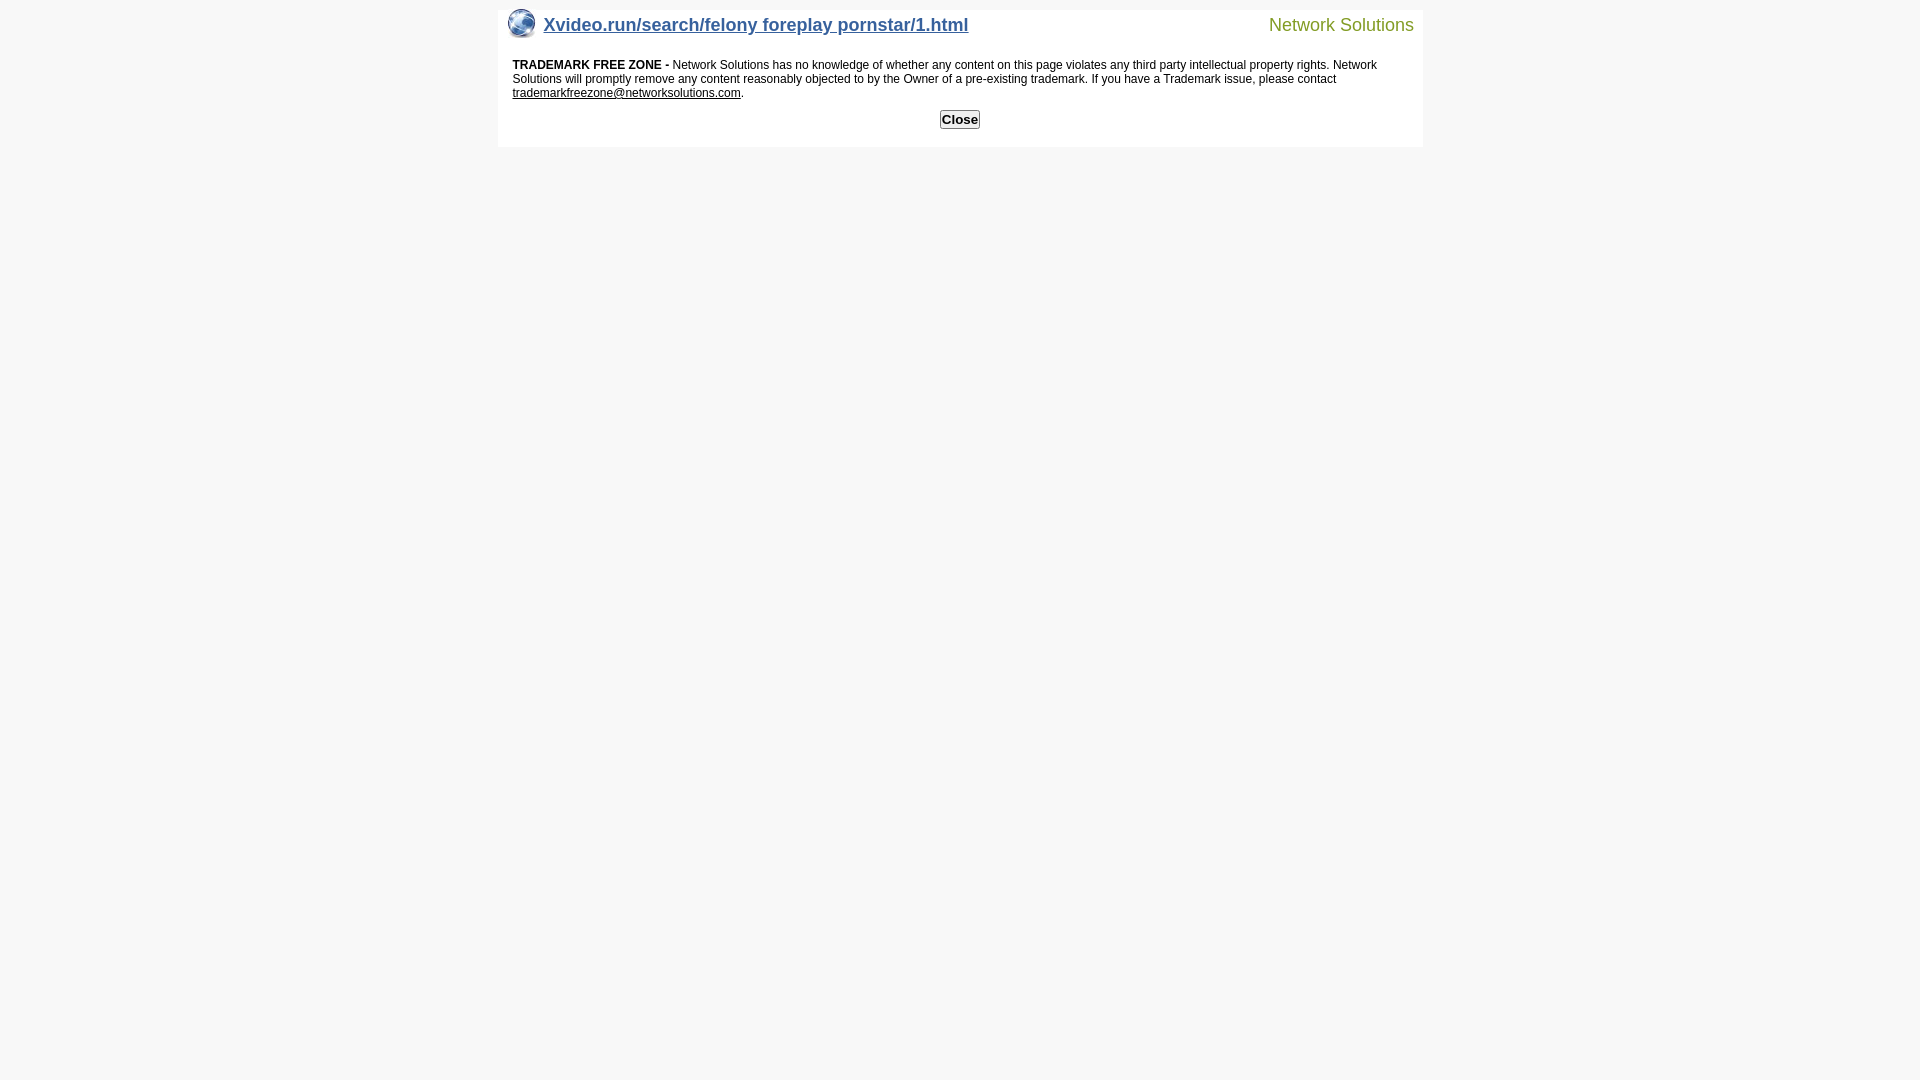 This screenshot has width=1920, height=1080. What do you see at coordinates (624, 92) in the screenshot?
I see `'trademarkfreezone@networksolutions.com'` at bounding box center [624, 92].